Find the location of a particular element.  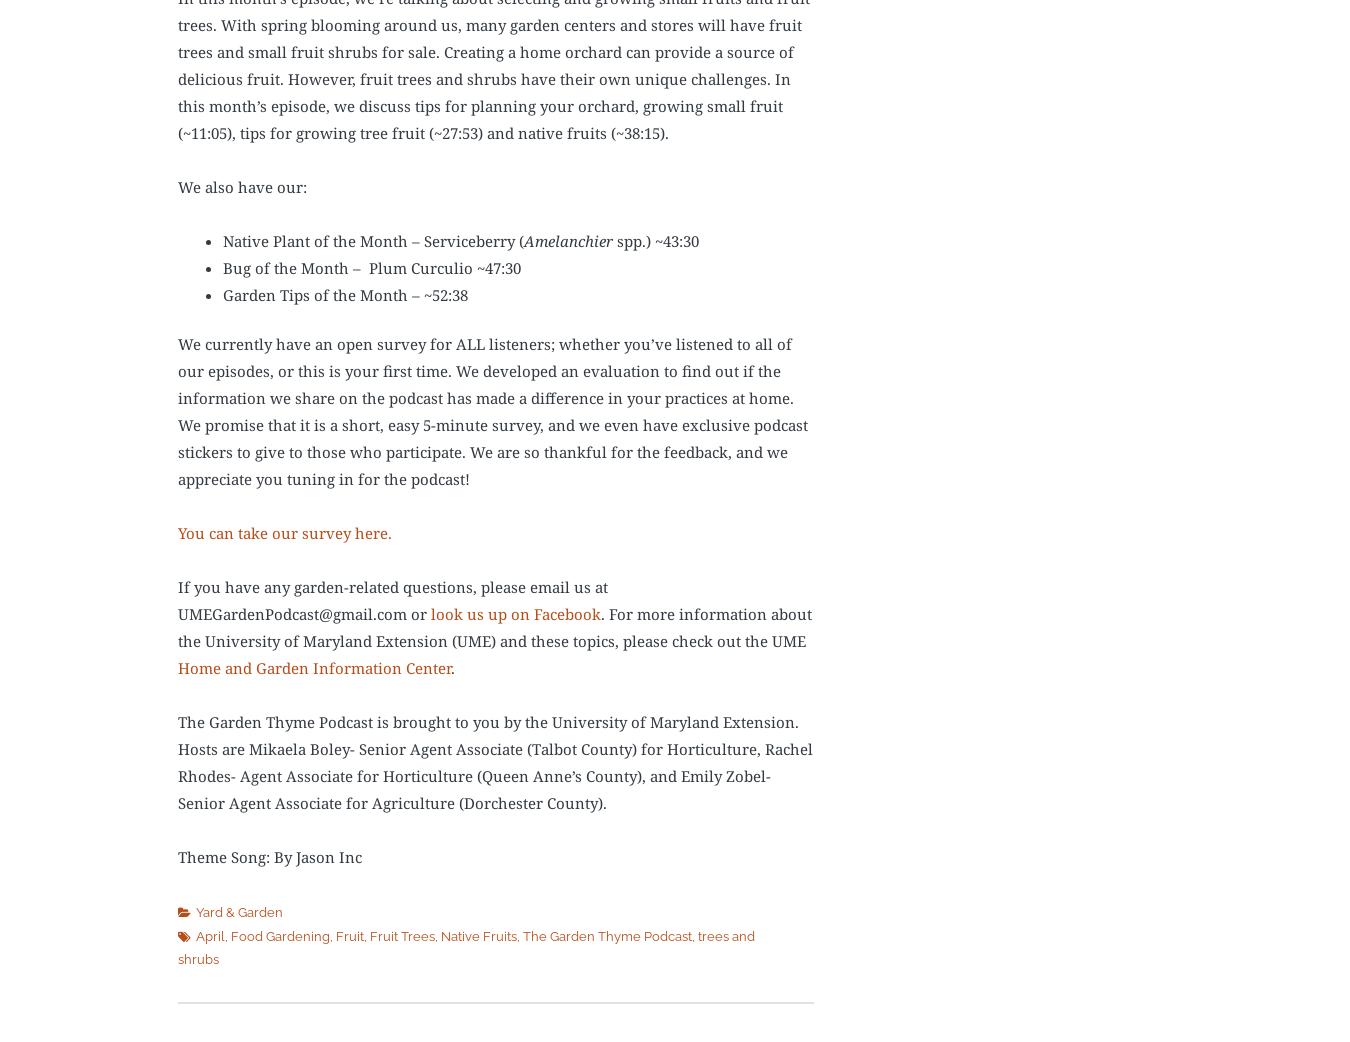

'You can take our survey here.' is located at coordinates (283, 531).